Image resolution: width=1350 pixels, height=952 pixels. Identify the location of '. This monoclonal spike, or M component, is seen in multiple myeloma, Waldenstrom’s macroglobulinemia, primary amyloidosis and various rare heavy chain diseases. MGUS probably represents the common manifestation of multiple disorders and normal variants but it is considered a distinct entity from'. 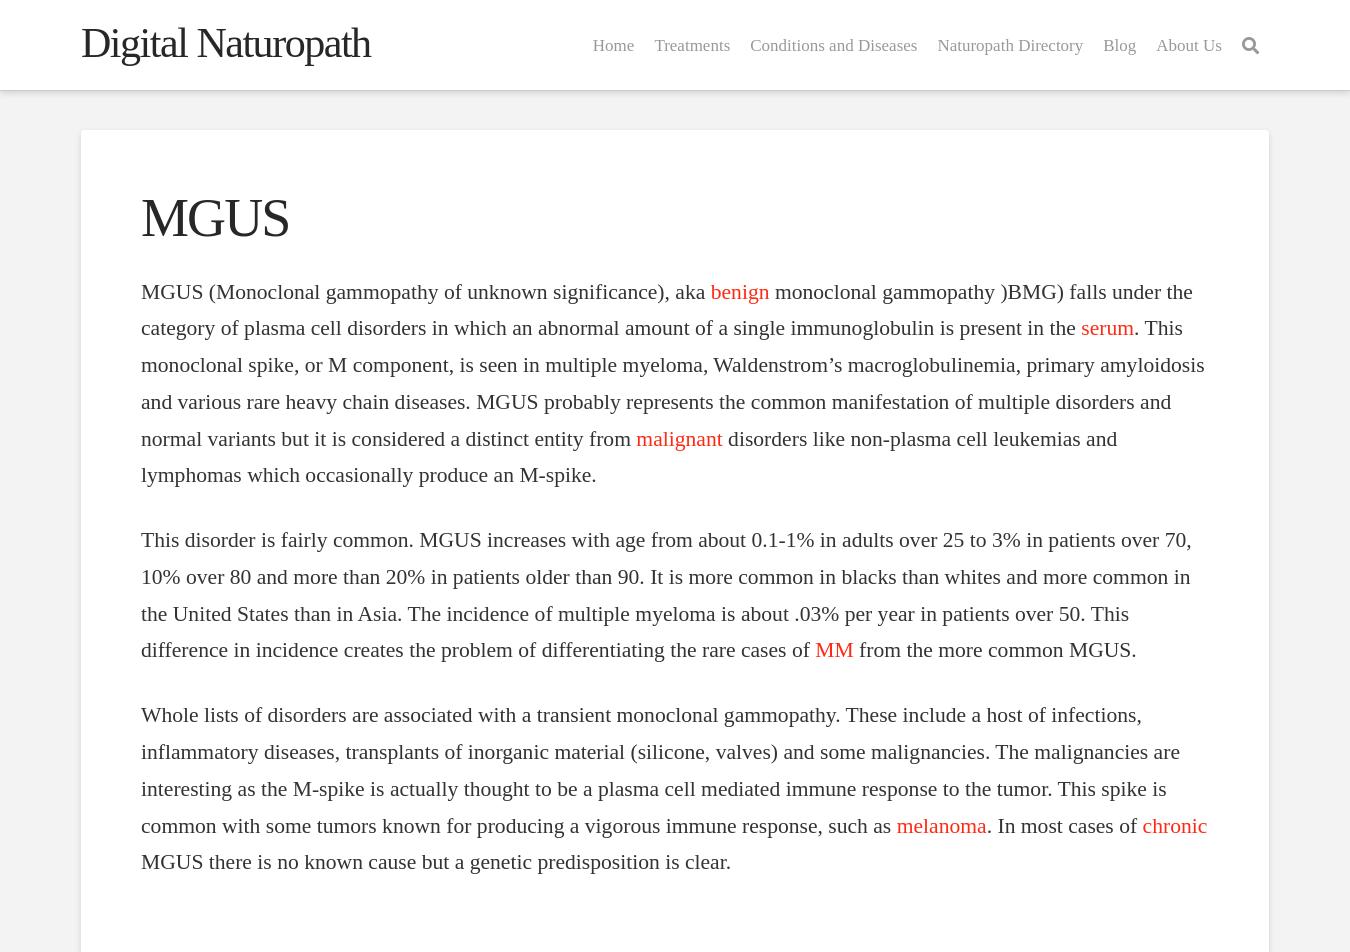
(672, 382).